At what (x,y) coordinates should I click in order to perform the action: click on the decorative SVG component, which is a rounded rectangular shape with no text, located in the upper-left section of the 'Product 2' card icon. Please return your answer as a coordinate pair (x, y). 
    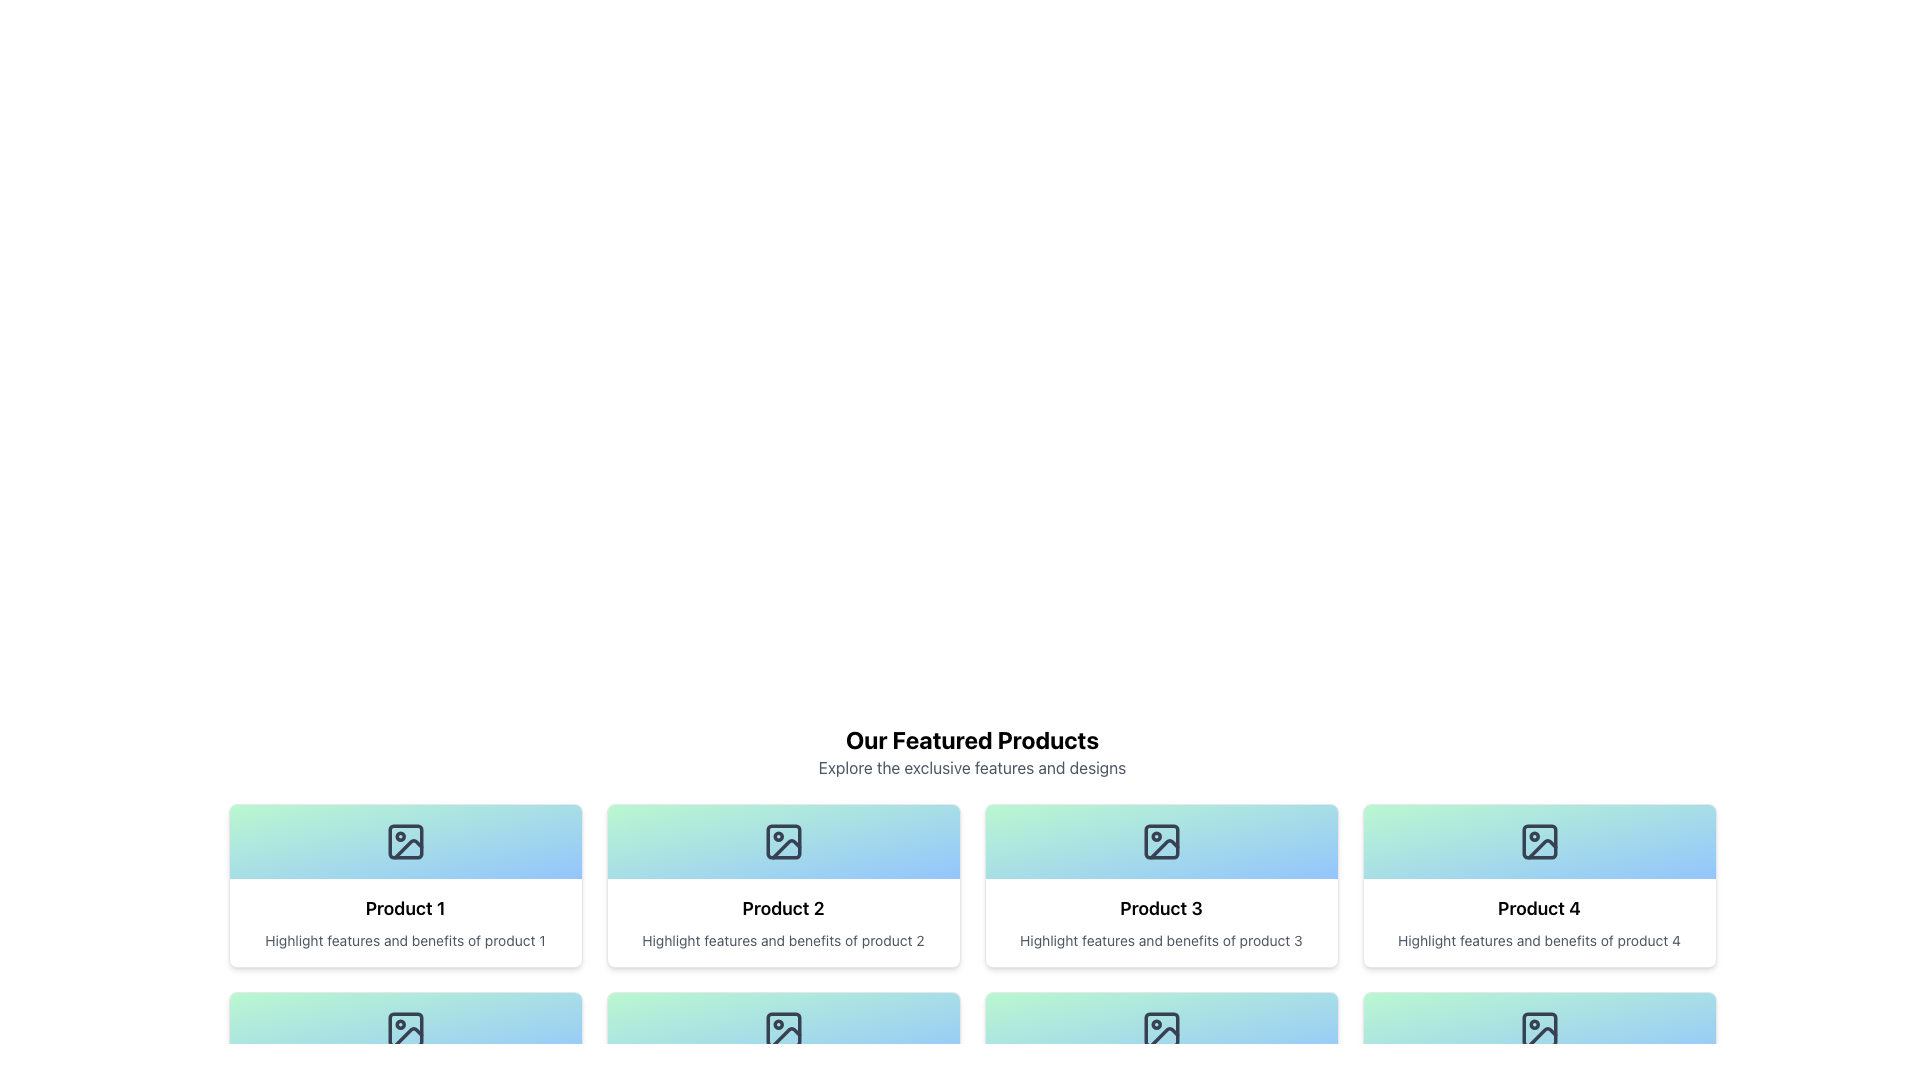
    Looking at the image, I should click on (782, 841).